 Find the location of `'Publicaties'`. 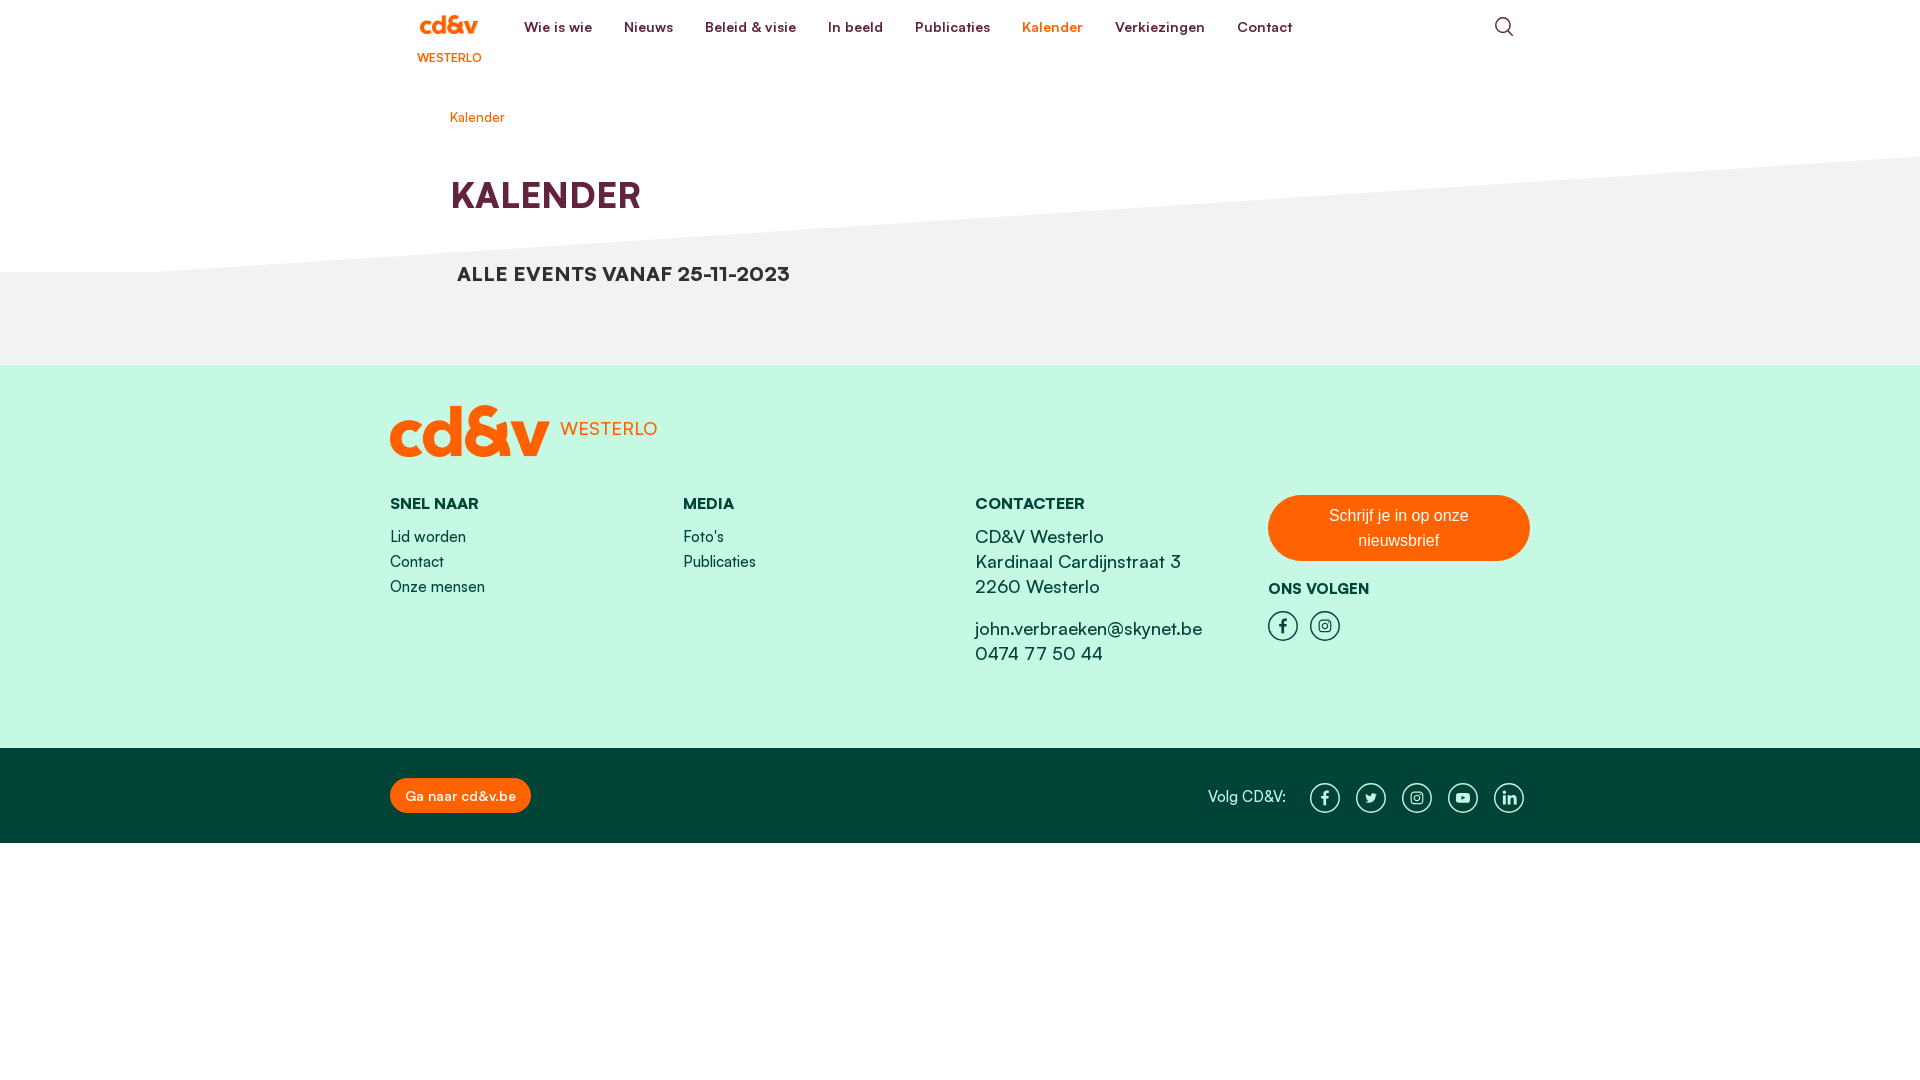

'Publicaties' is located at coordinates (718, 561).